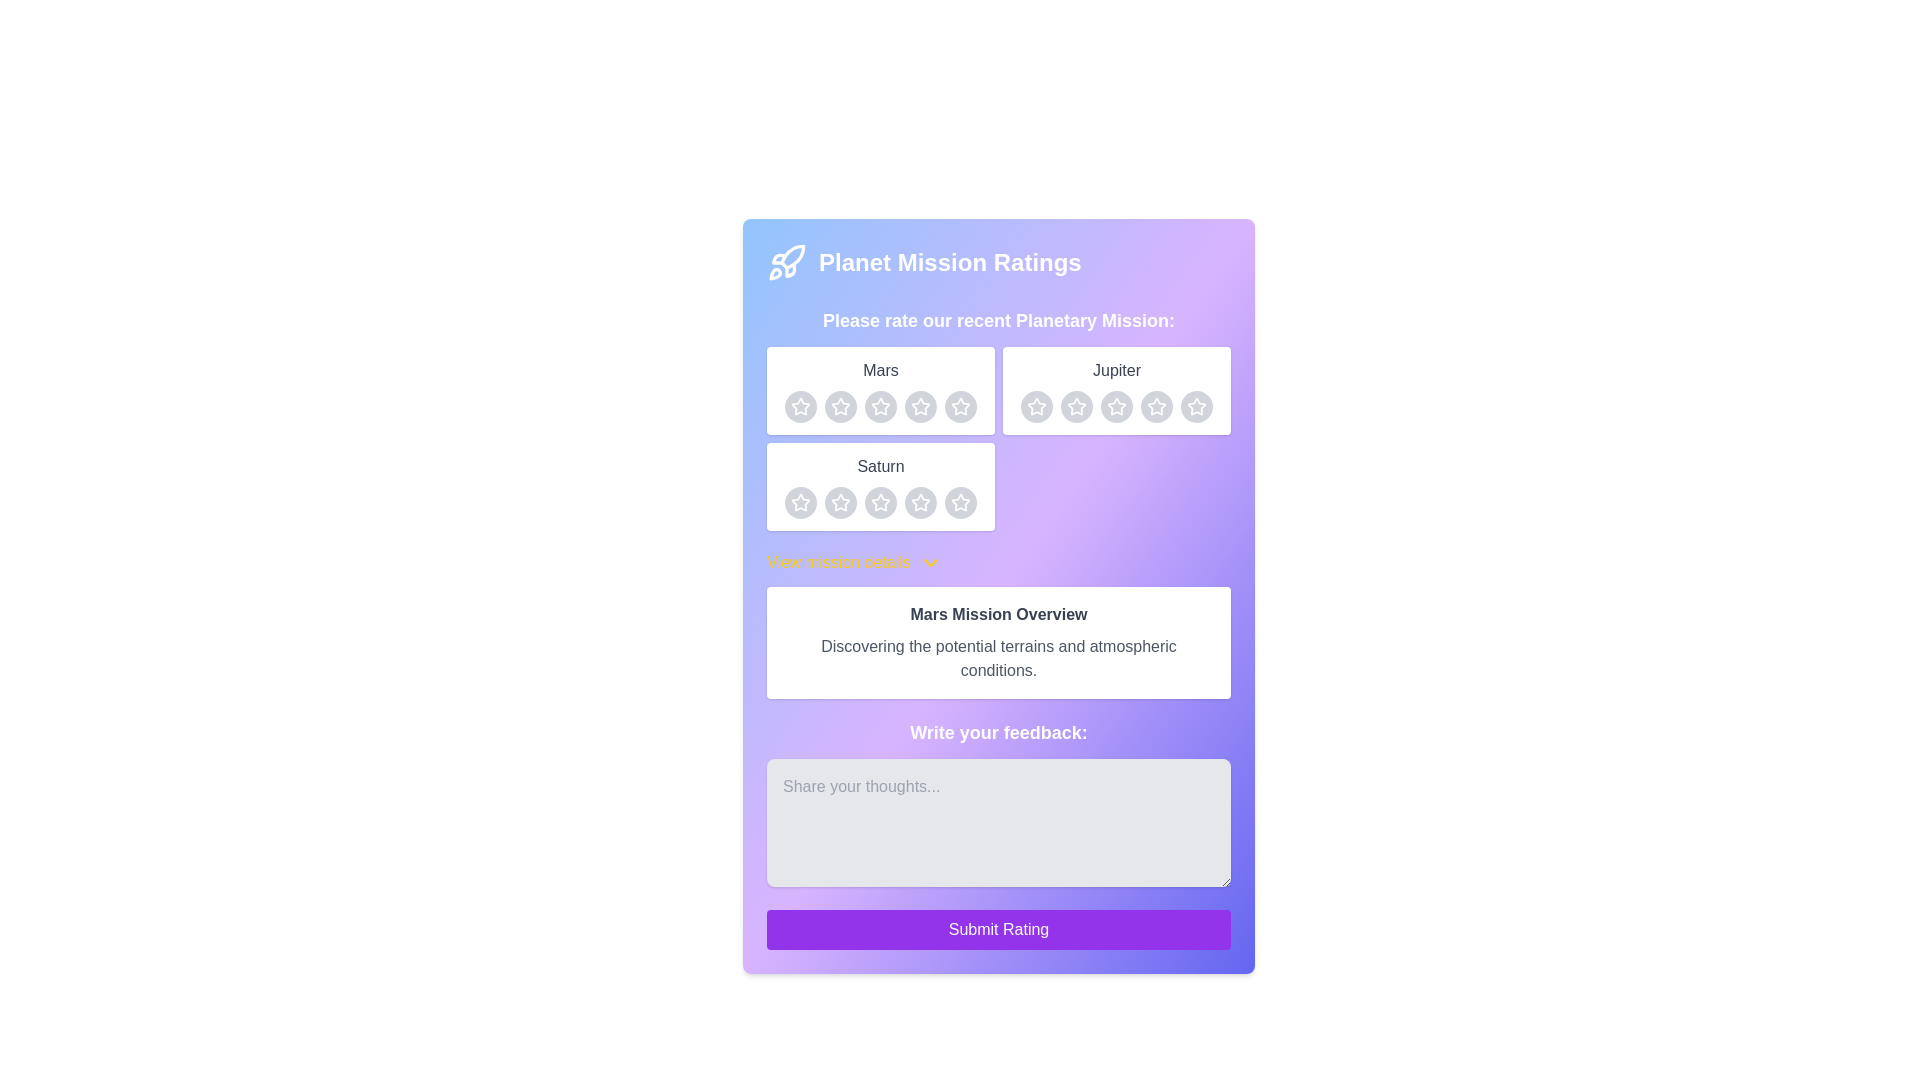  I want to click on the fifth star rating icon for the item labeled 'Saturn', so click(960, 501).